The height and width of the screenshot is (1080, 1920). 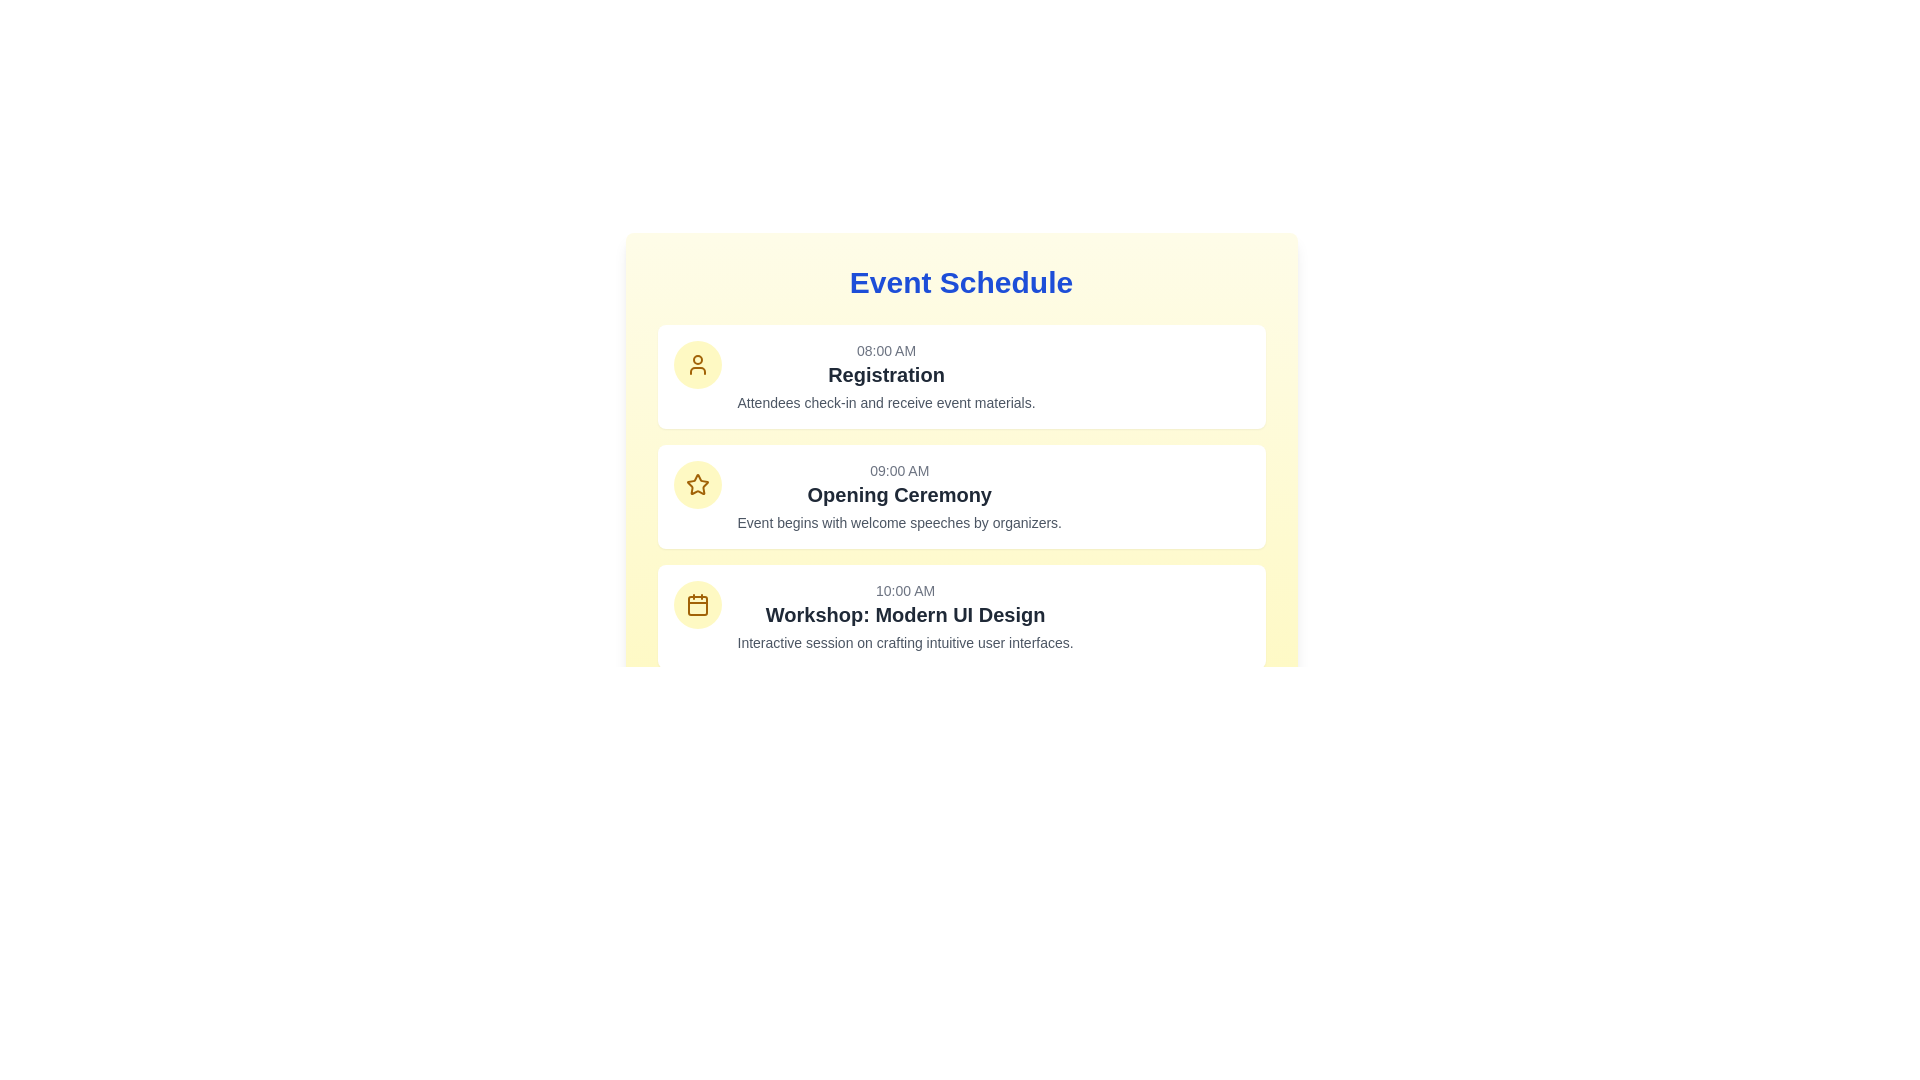 What do you see at coordinates (697, 365) in the screenshot?
I see `the 'Registration' event icon, which is represented by a circular yellow background located to the left of the event title text` at bounding box center [697, 365].